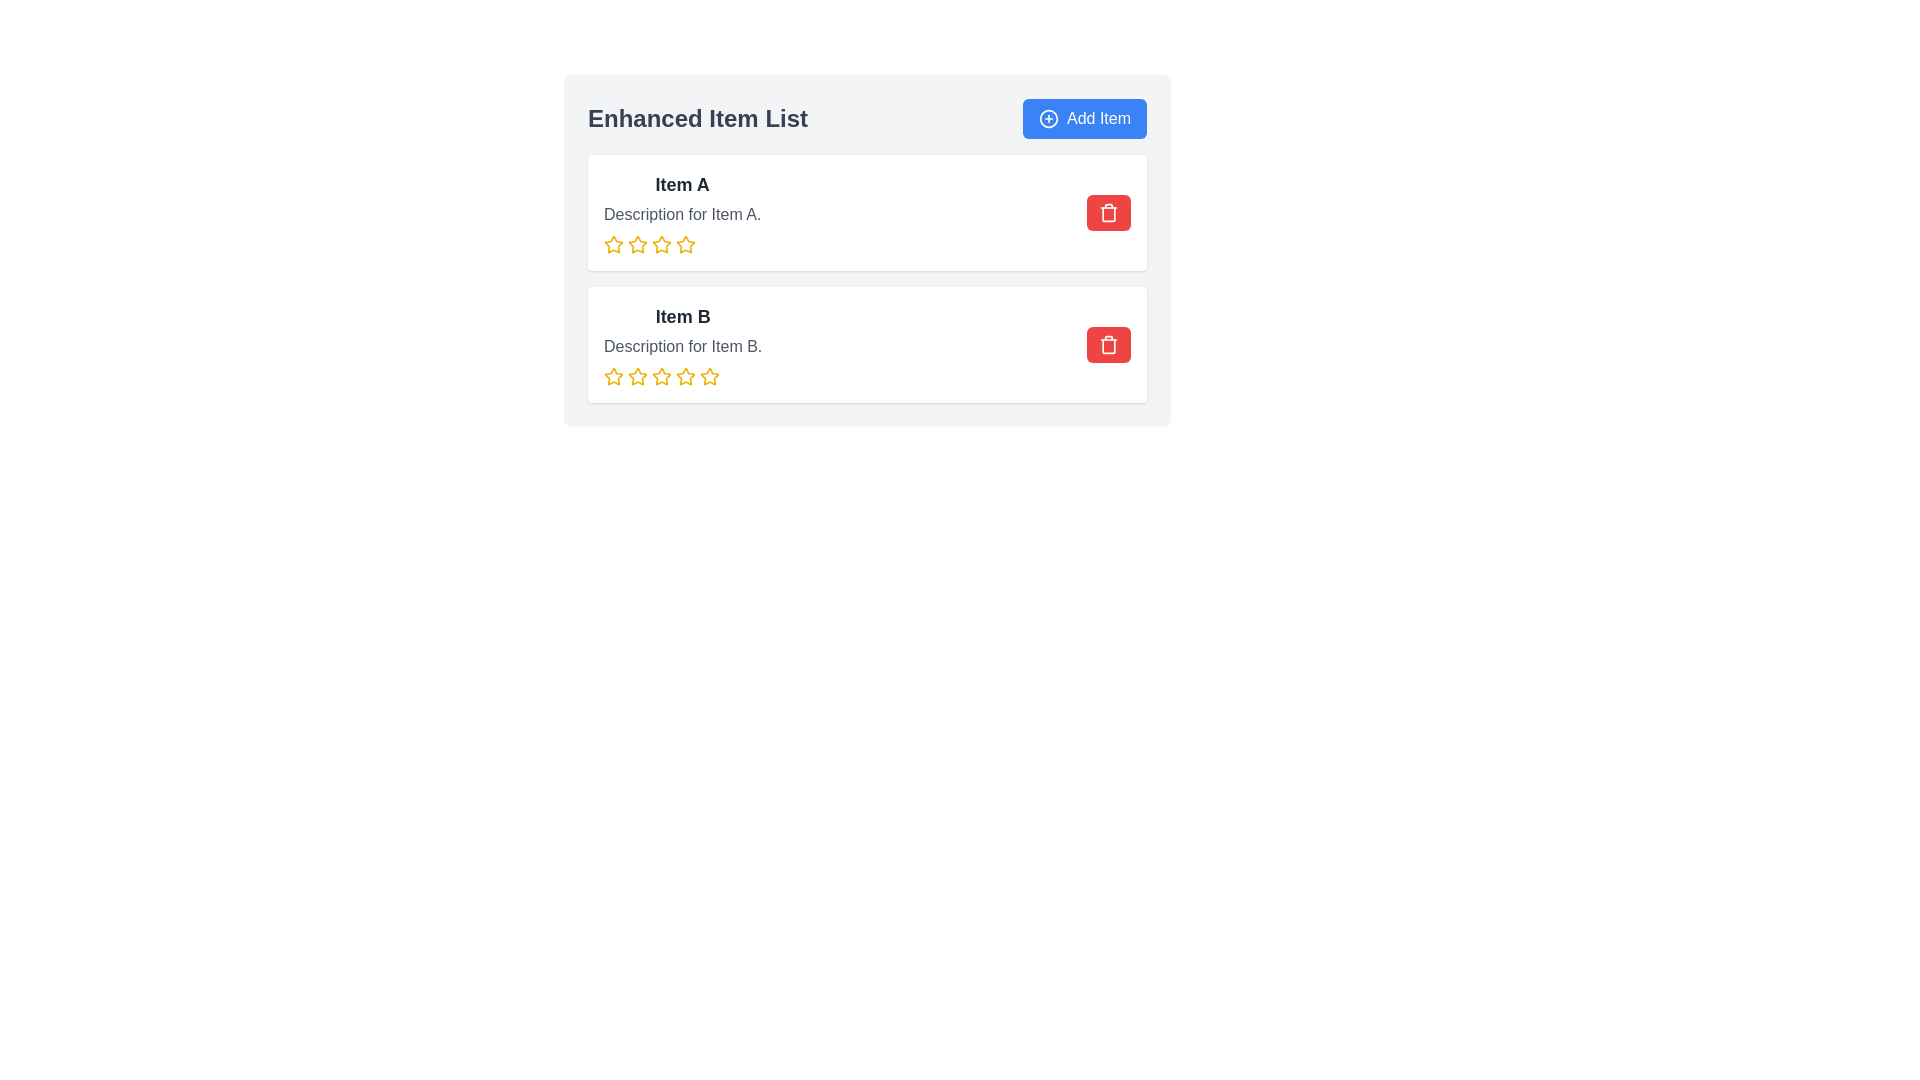 The image size is (1920, 1080). I want to click on the fifth star icon in the rating system for 'Item B', which is located below the description text in the second block of the item list, so click(710, 376).